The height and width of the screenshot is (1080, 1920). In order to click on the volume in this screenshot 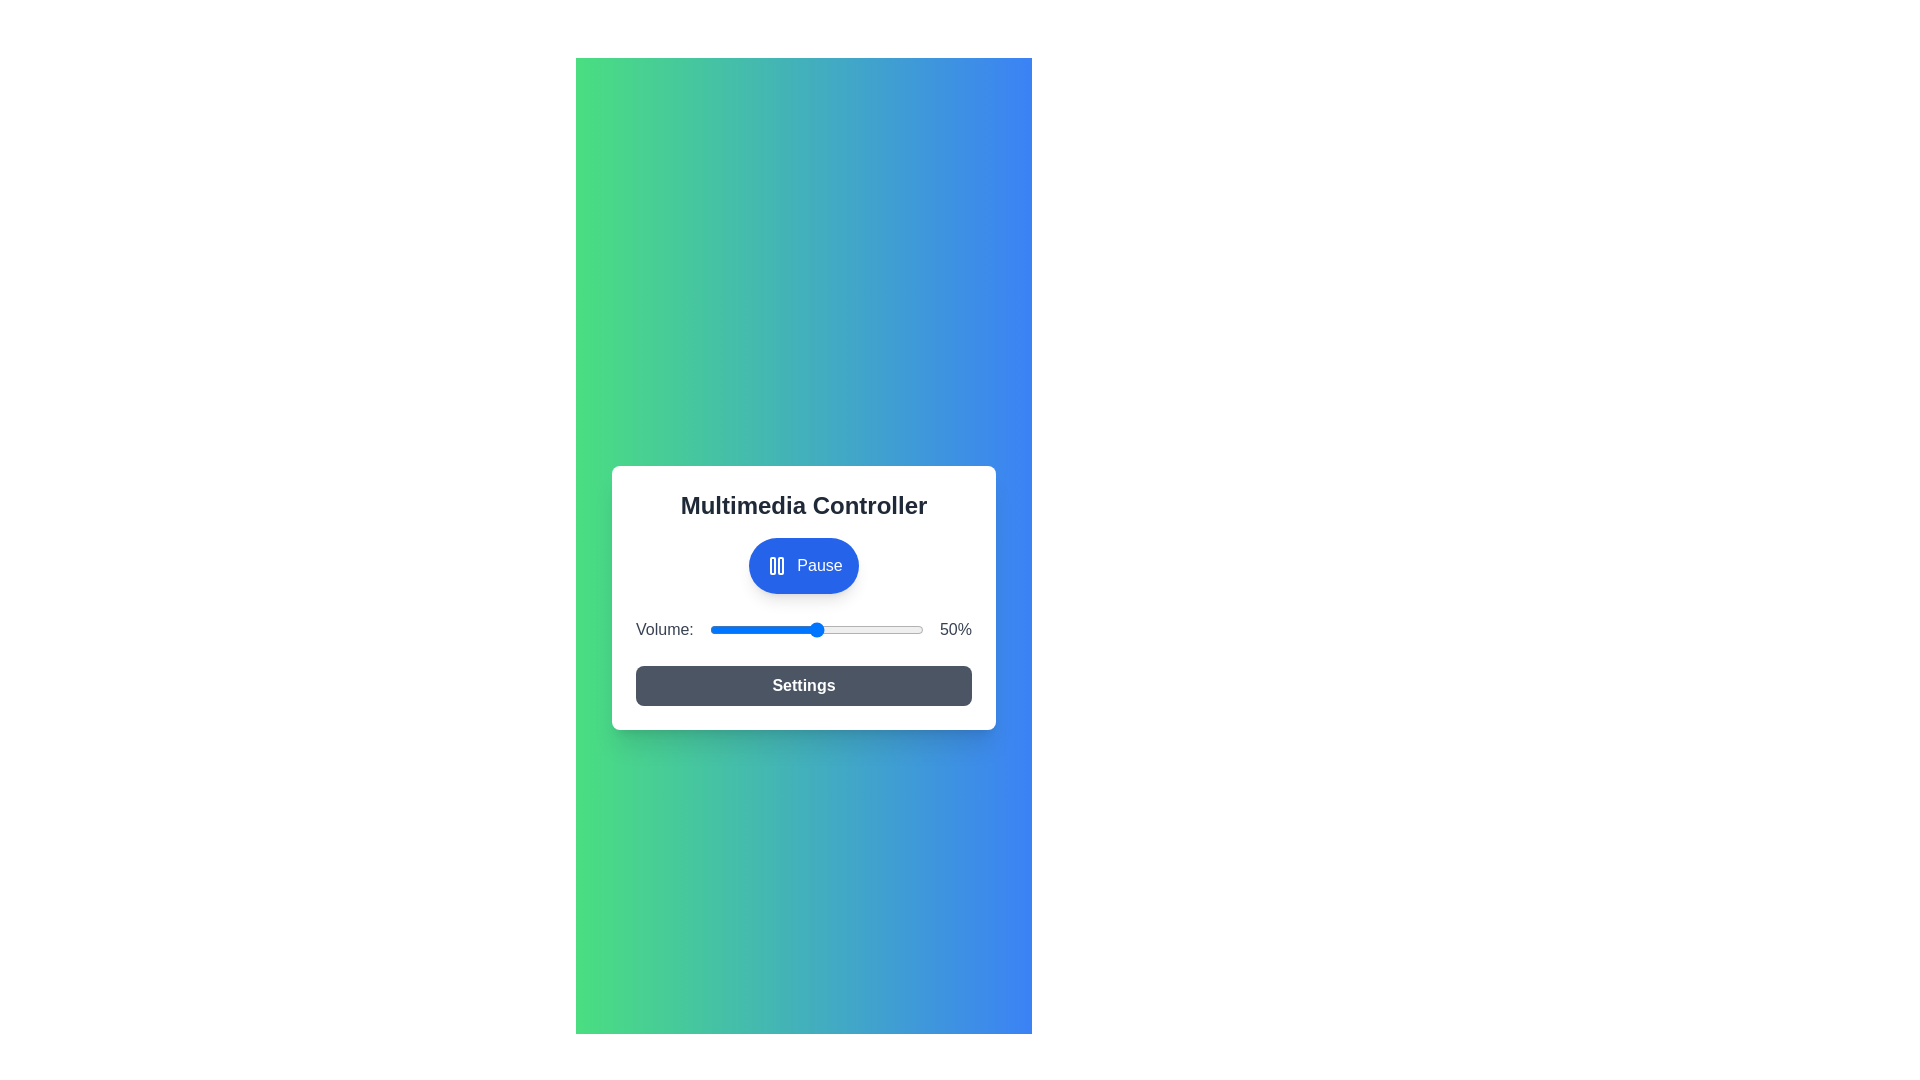, I will do `click(864, 628)`.